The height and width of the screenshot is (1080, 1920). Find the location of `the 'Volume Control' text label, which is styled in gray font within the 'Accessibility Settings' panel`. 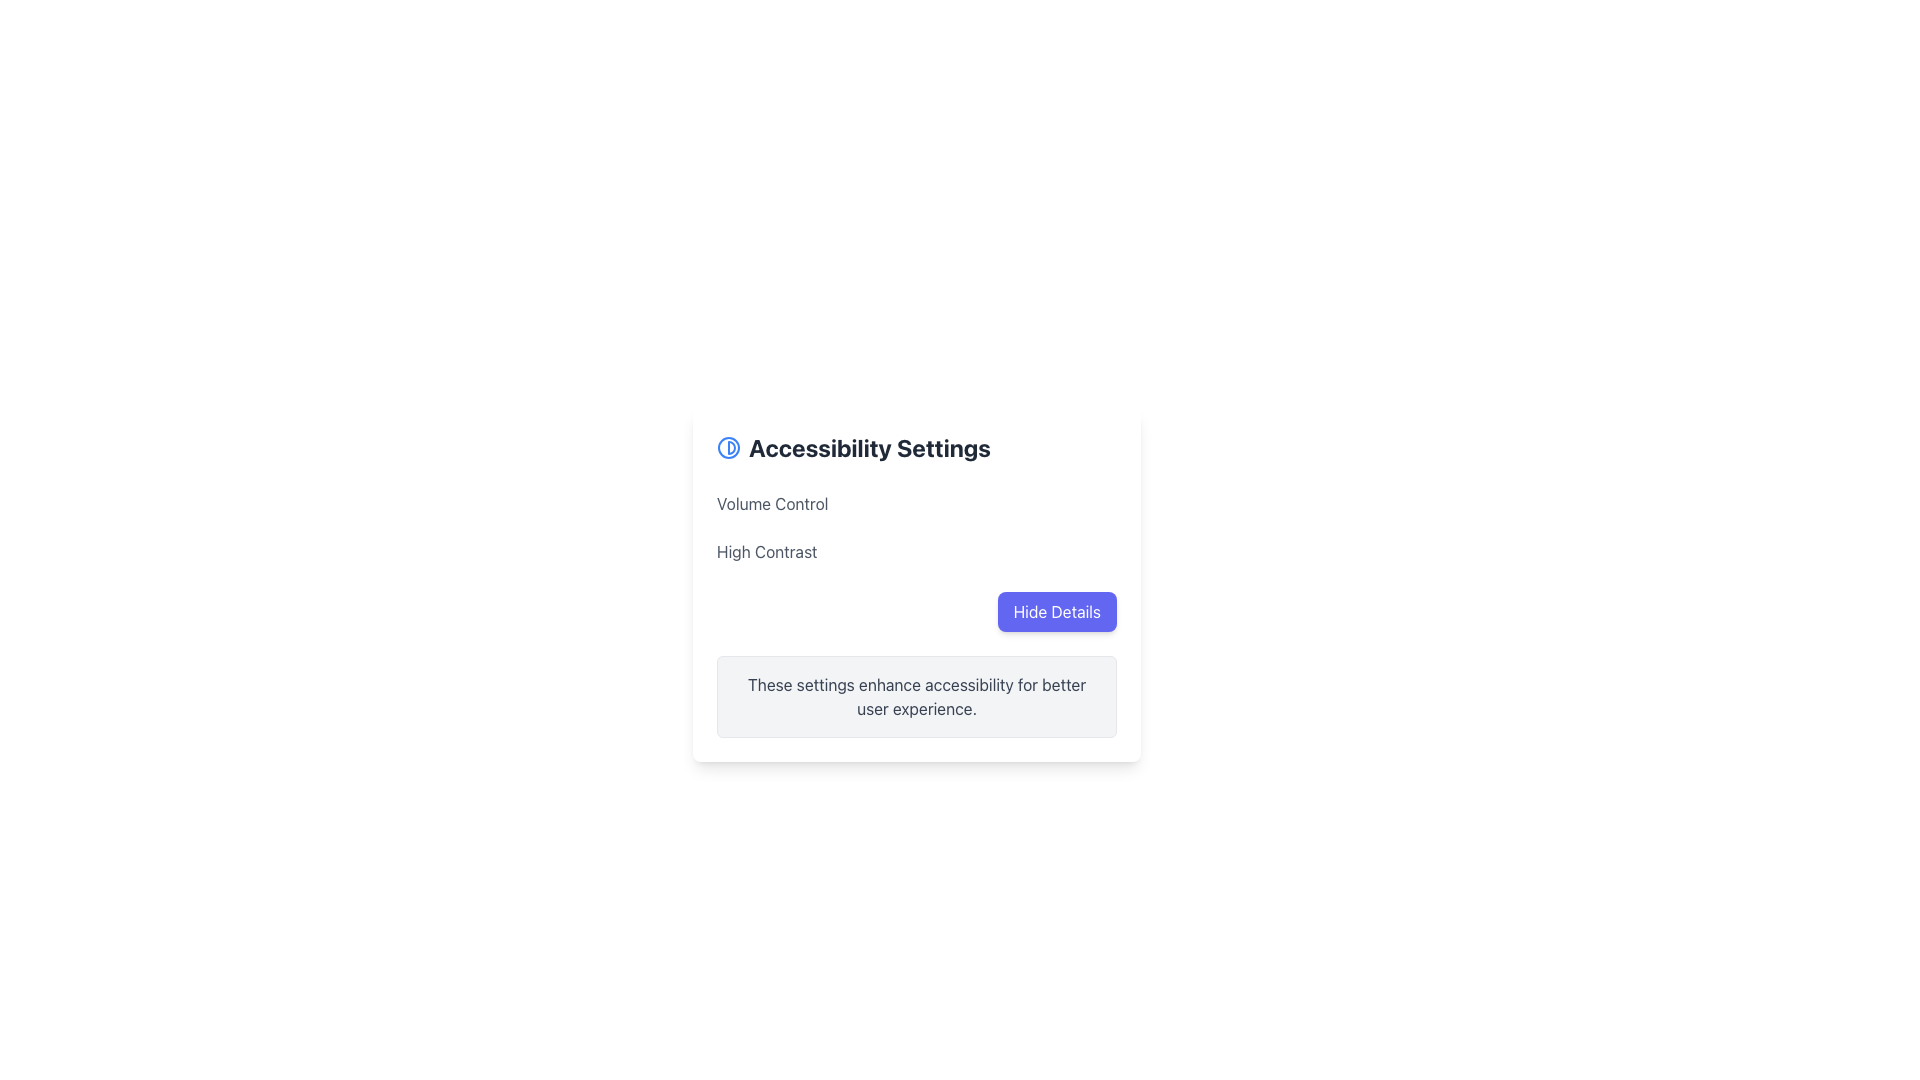

the 'Volume Control' text label, which is styled in gray font within the 'Accessibility Settings' panel is located at coordinates (771, 503).